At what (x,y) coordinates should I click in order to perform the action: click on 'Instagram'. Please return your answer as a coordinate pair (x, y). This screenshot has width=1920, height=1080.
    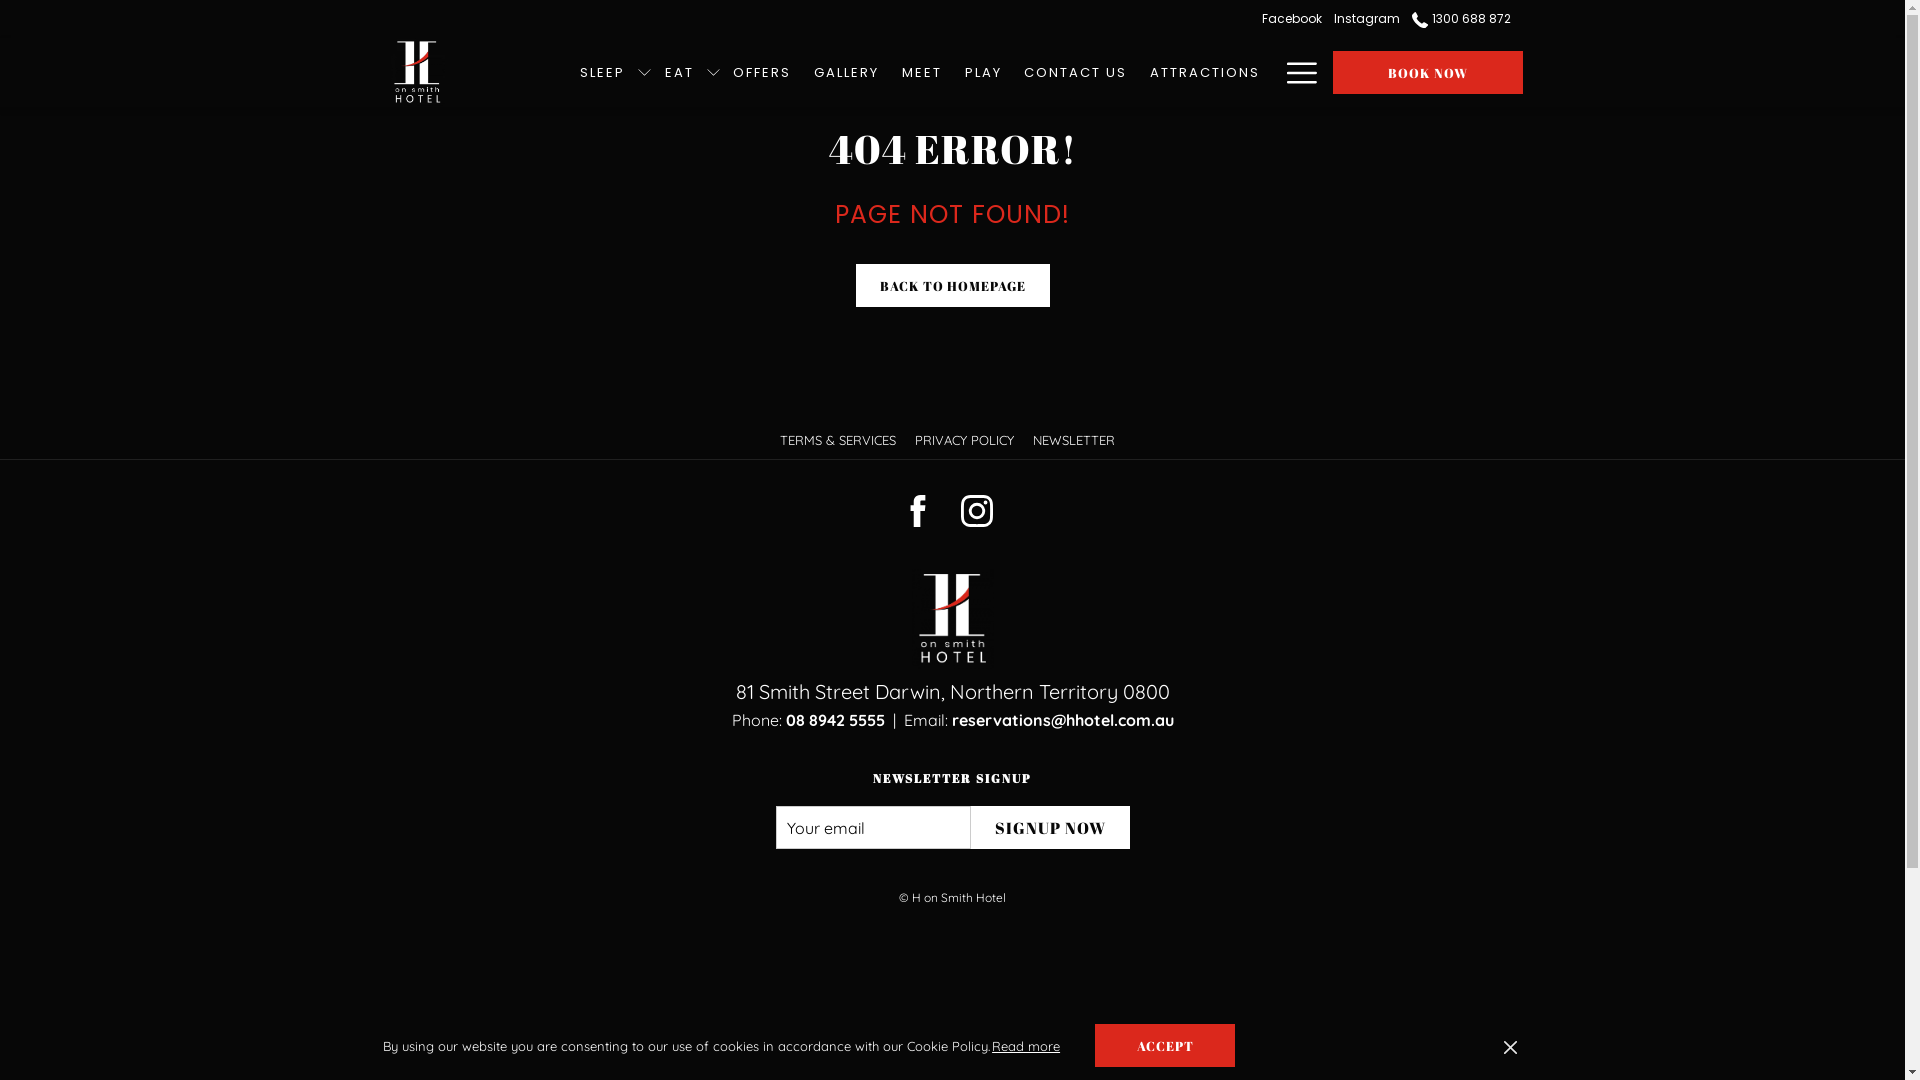
    Looking at the image, I should click on (1373, 18).